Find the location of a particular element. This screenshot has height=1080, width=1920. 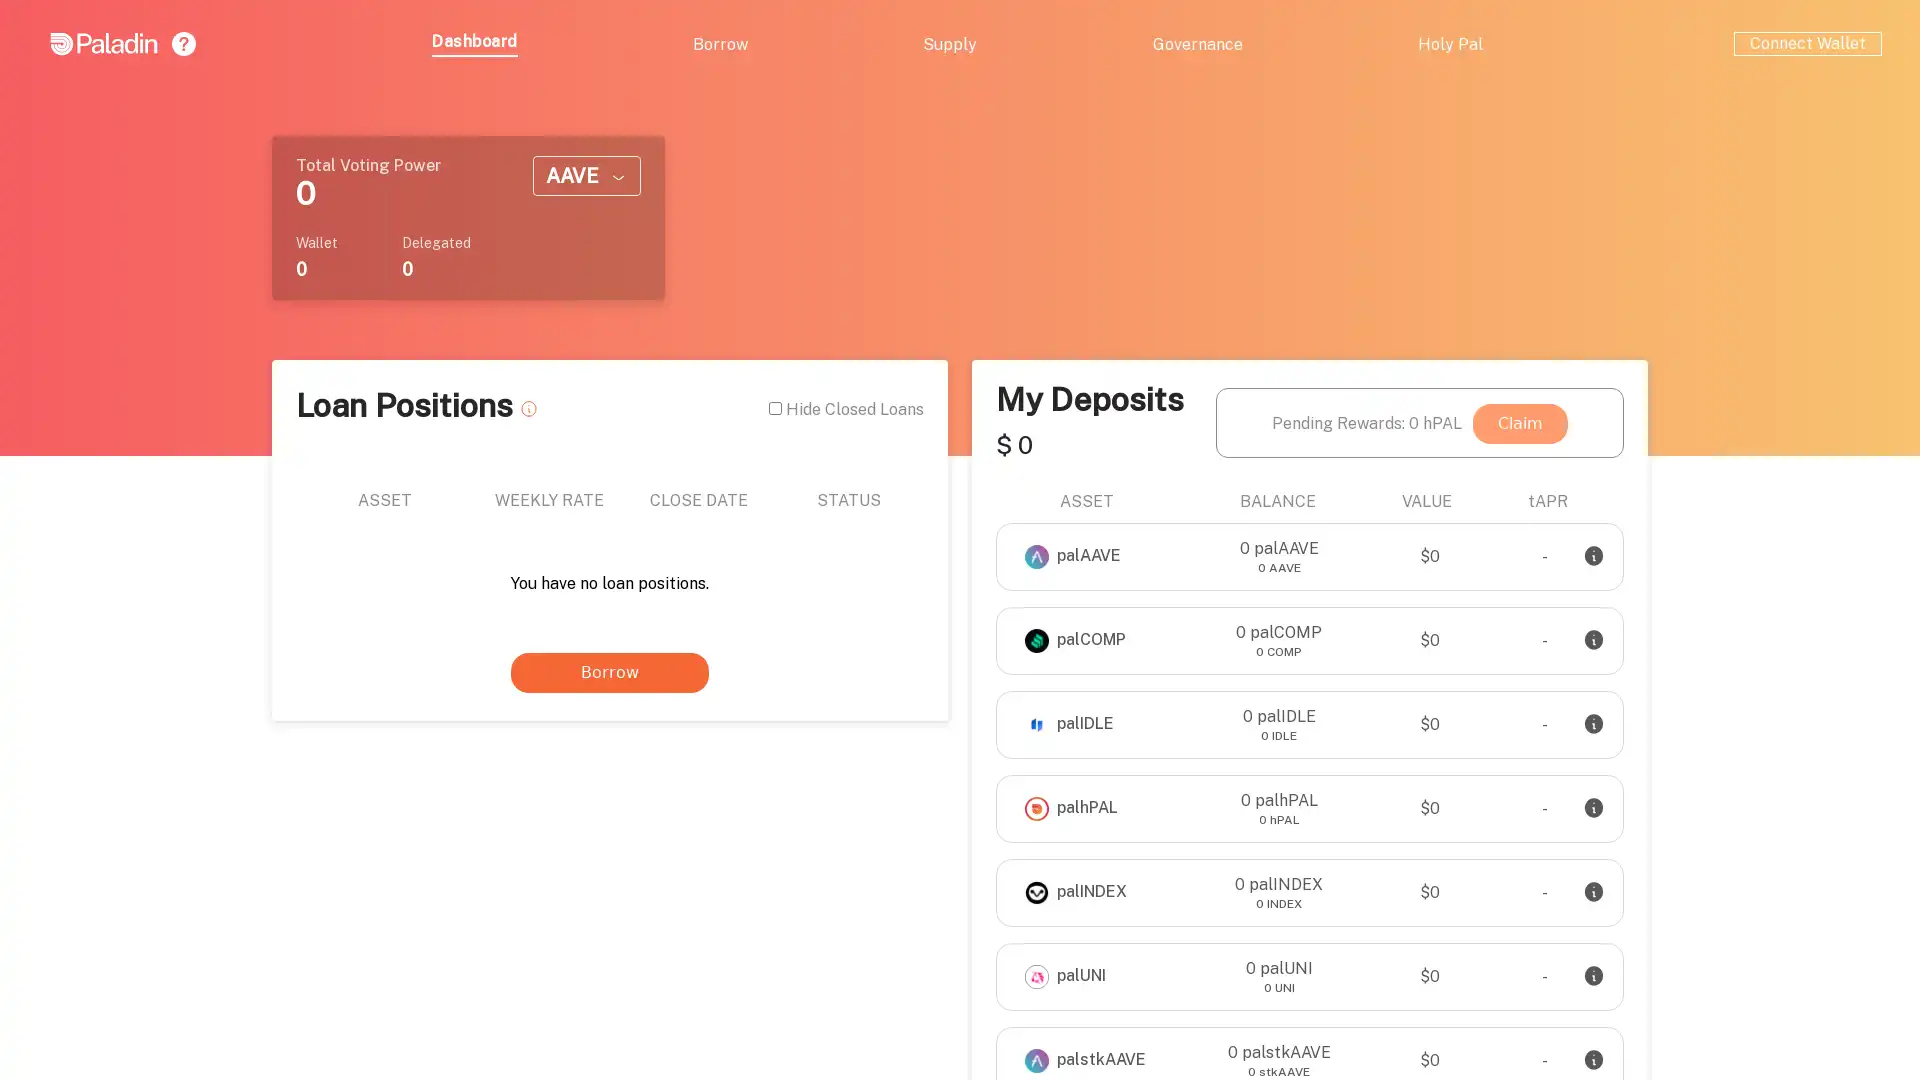

Claim is located at coordinates (1520, 422).